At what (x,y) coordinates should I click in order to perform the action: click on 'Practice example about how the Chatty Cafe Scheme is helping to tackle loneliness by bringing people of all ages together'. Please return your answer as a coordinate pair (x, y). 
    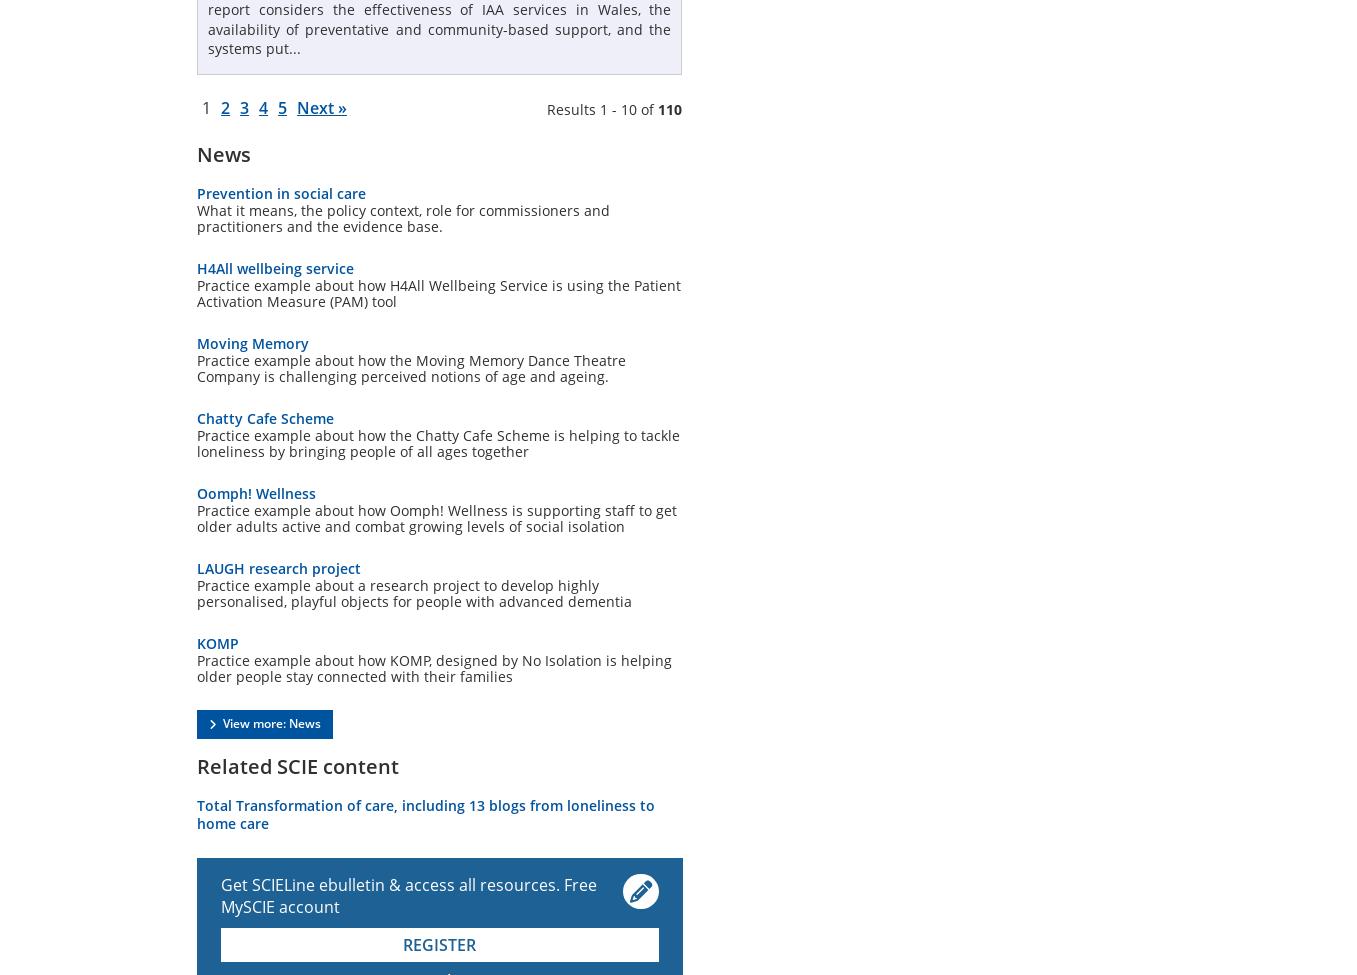
    Looking at the image, I should click on (437, 442).